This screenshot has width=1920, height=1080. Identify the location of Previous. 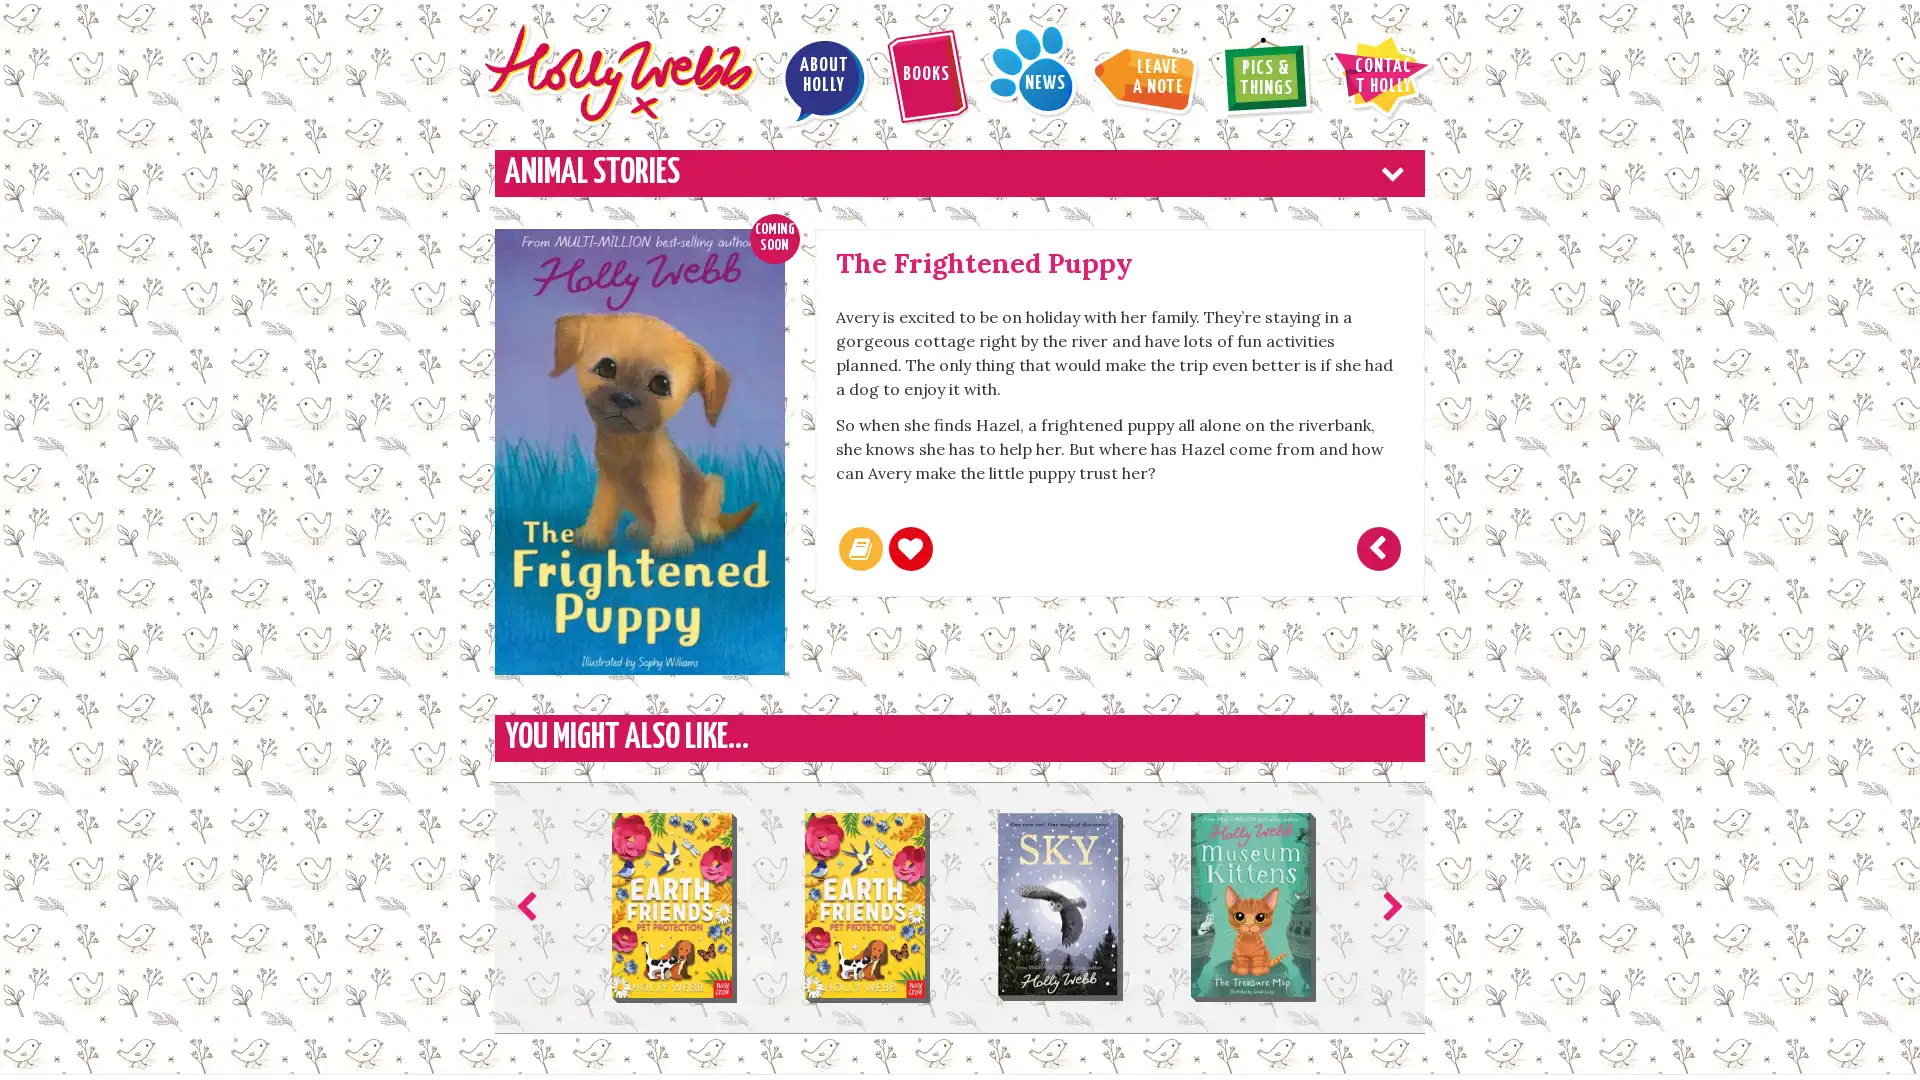
(531, 906).